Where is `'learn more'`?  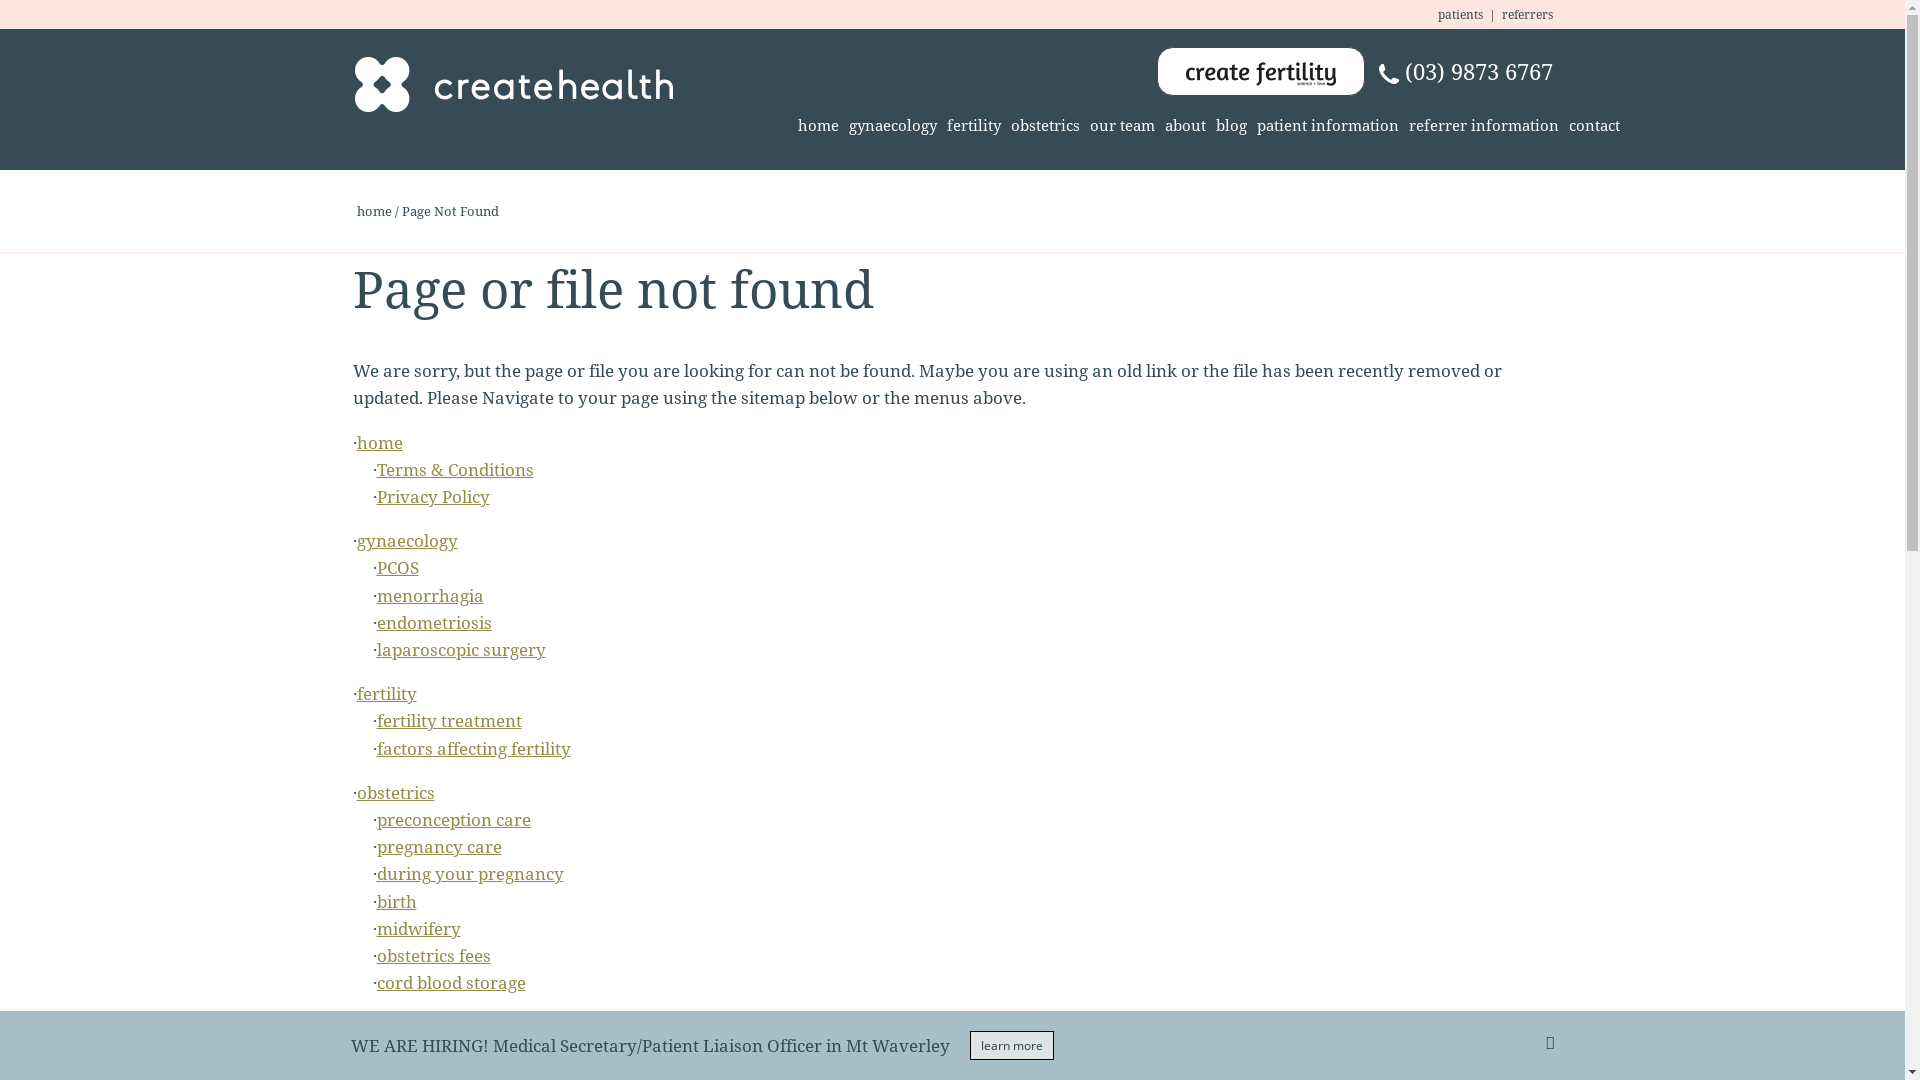 'learn more' is located at coordinates (1012, 1044).